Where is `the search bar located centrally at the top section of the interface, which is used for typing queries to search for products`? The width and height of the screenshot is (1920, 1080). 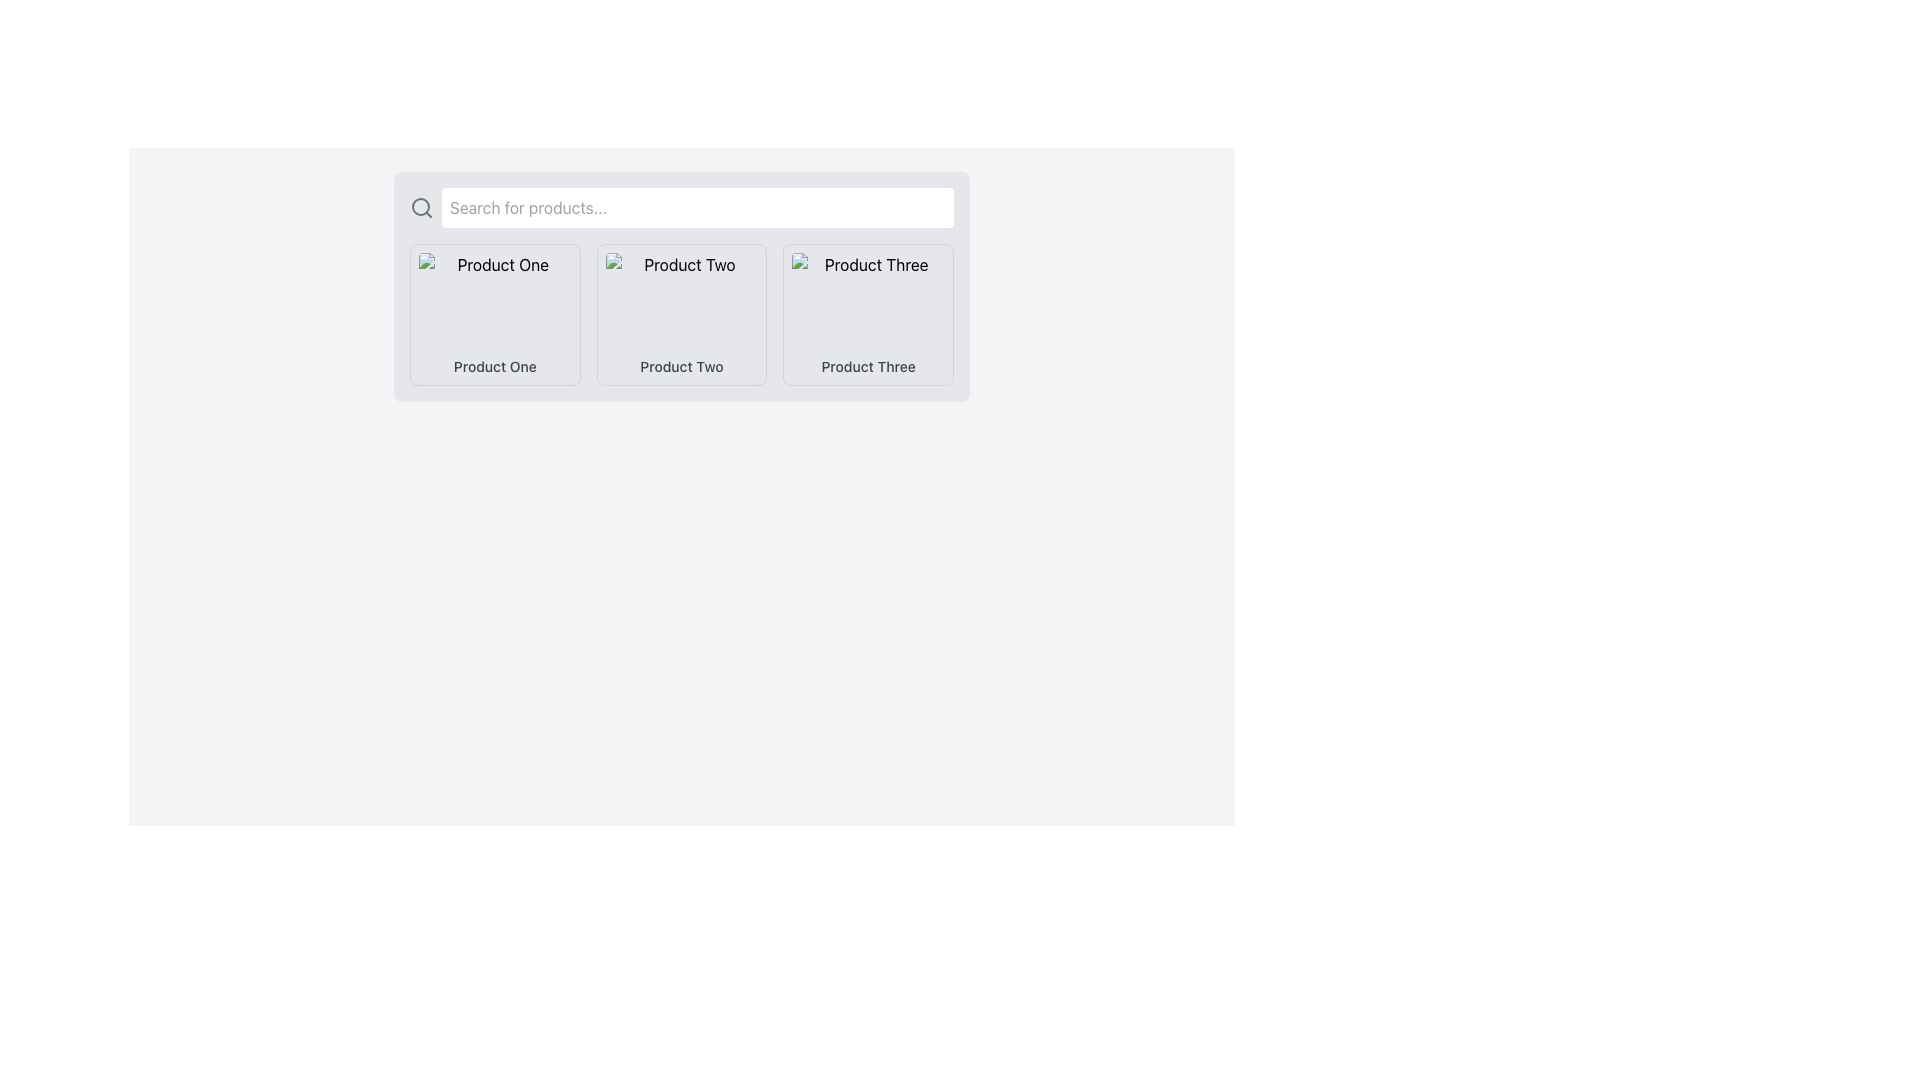
the search bar located centrally at the top section of the interface, which is used for typing queries to search for products is located at coordinates (697, 208).